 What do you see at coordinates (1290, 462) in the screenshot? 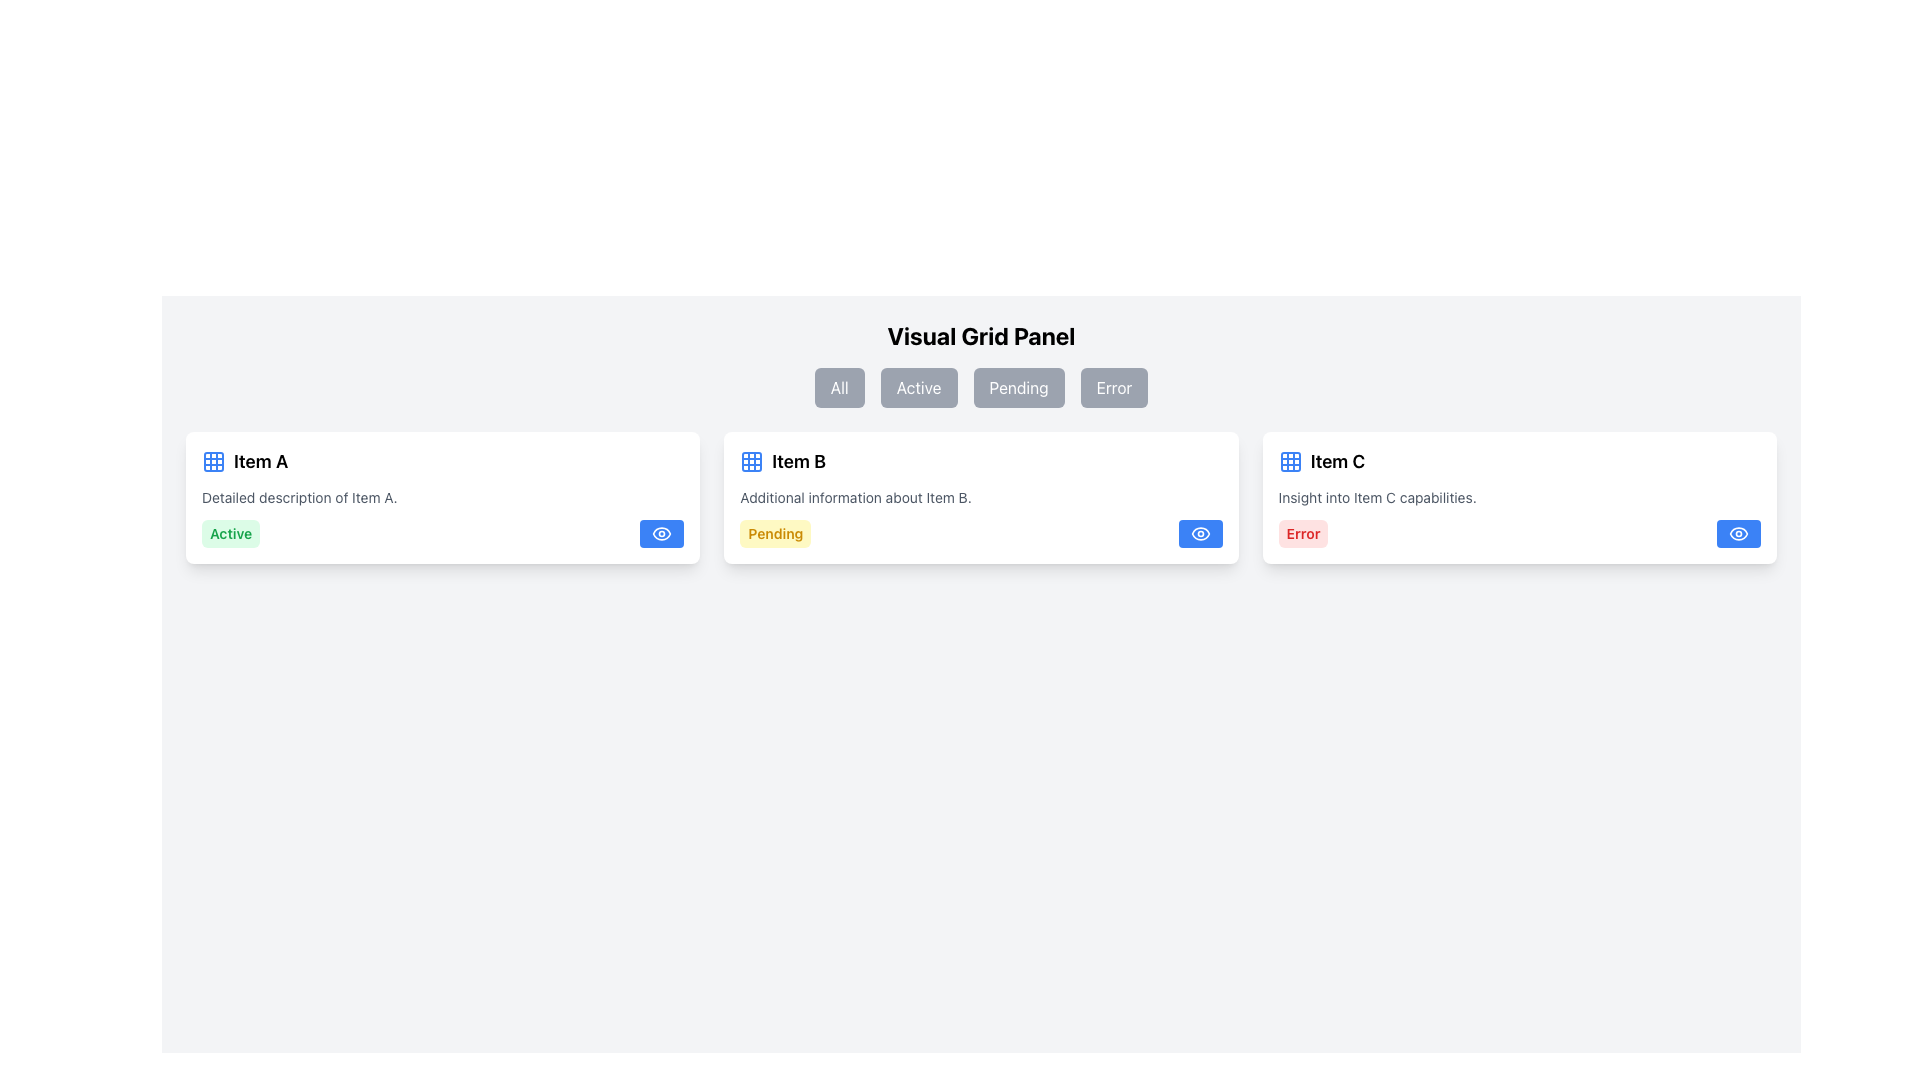
I see `the graphical icon element representing the top-left square of the 3x3 grid, located near the title 'Item A'` at bounding box center [1290, 462].